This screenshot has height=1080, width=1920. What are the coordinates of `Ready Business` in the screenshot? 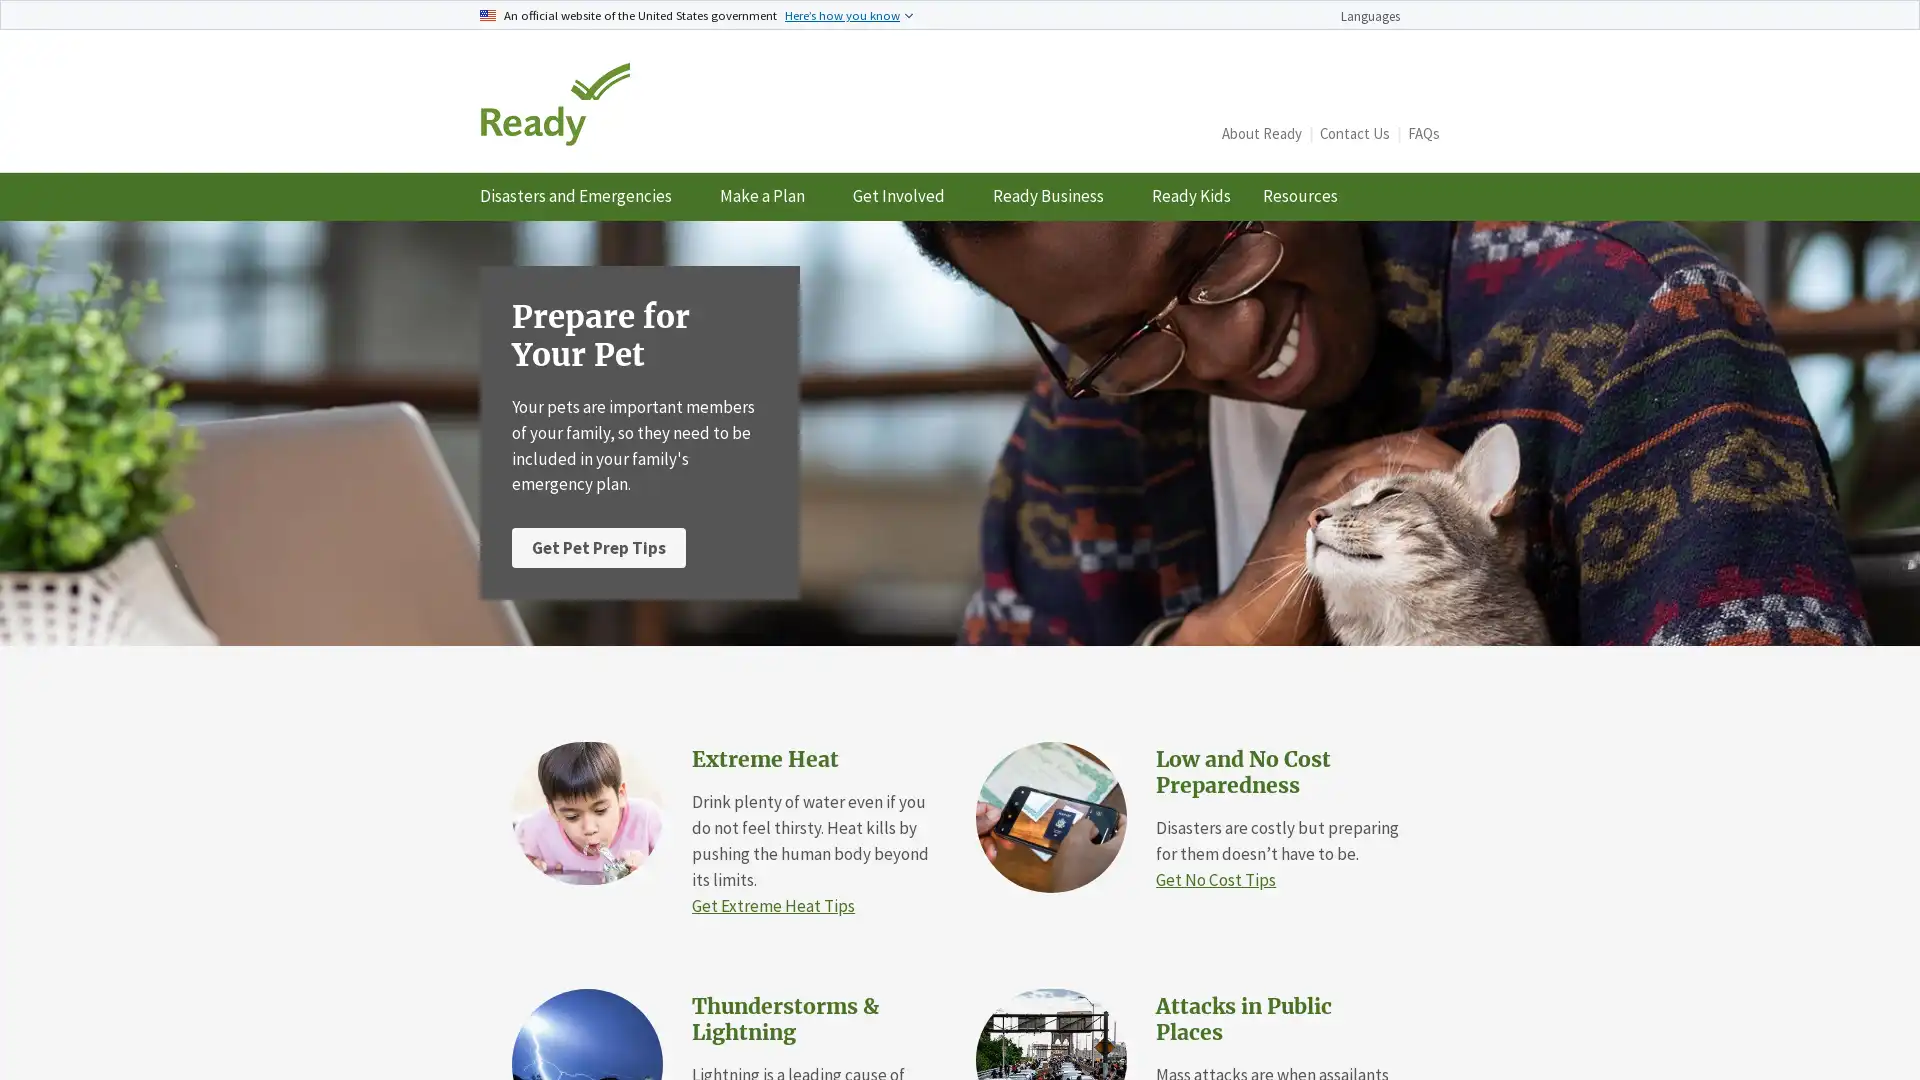 It's located at (1055, 196).